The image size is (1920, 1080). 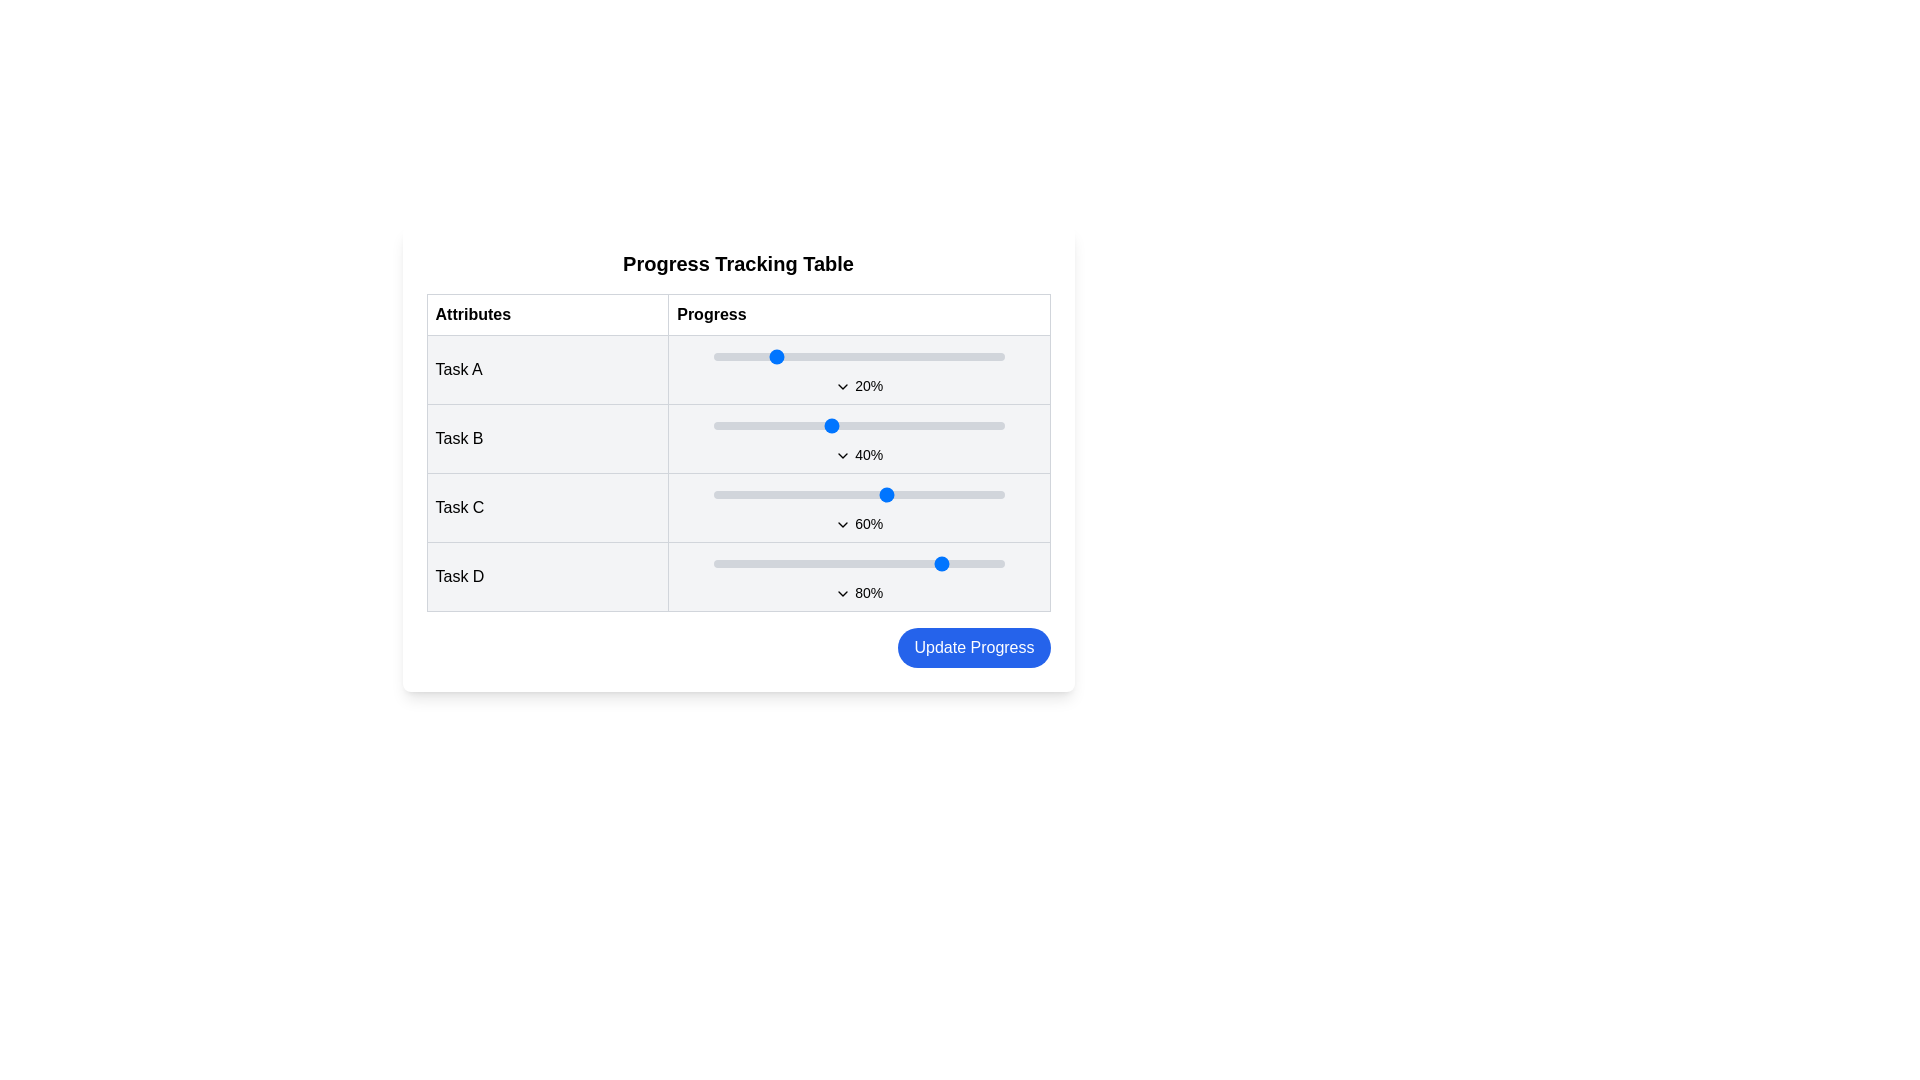 I want to click on progress for Task D, so click(x=791, y=563).